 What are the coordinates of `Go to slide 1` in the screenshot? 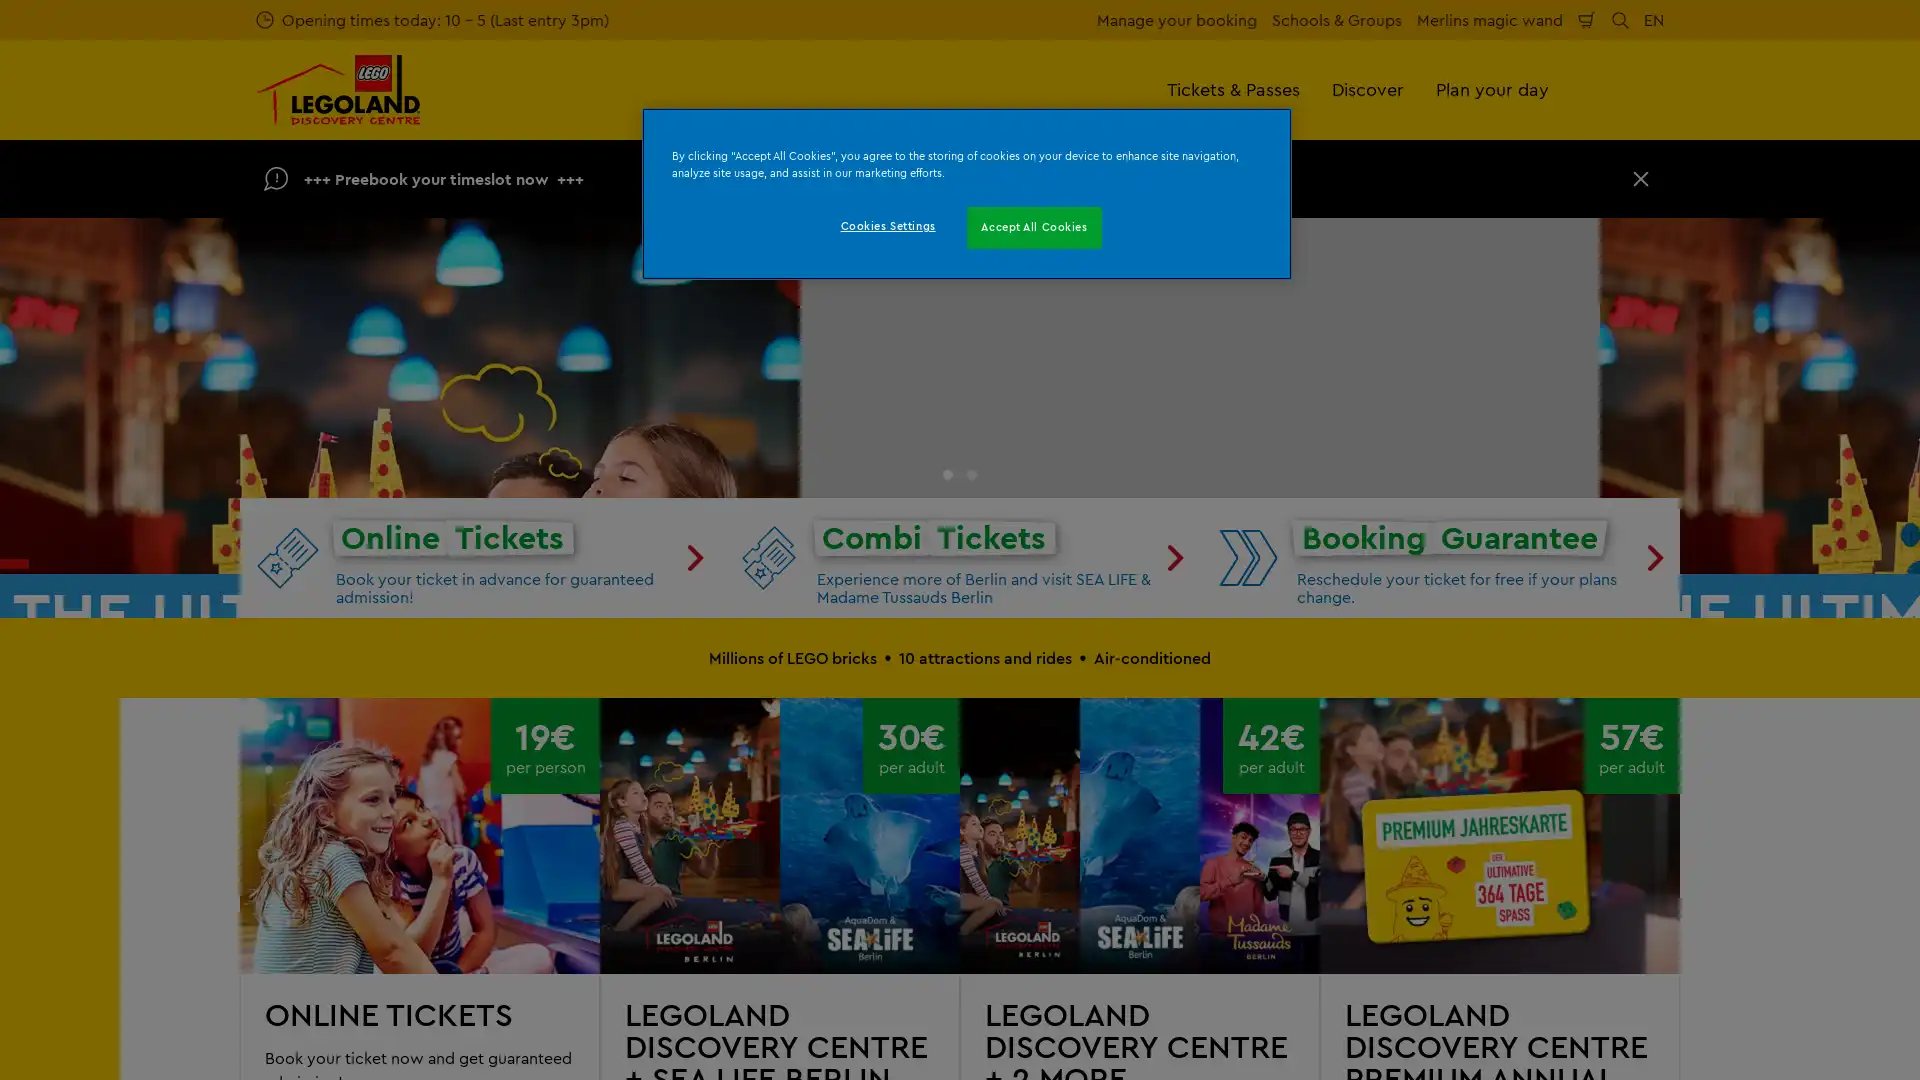 It's located at (947, 852).